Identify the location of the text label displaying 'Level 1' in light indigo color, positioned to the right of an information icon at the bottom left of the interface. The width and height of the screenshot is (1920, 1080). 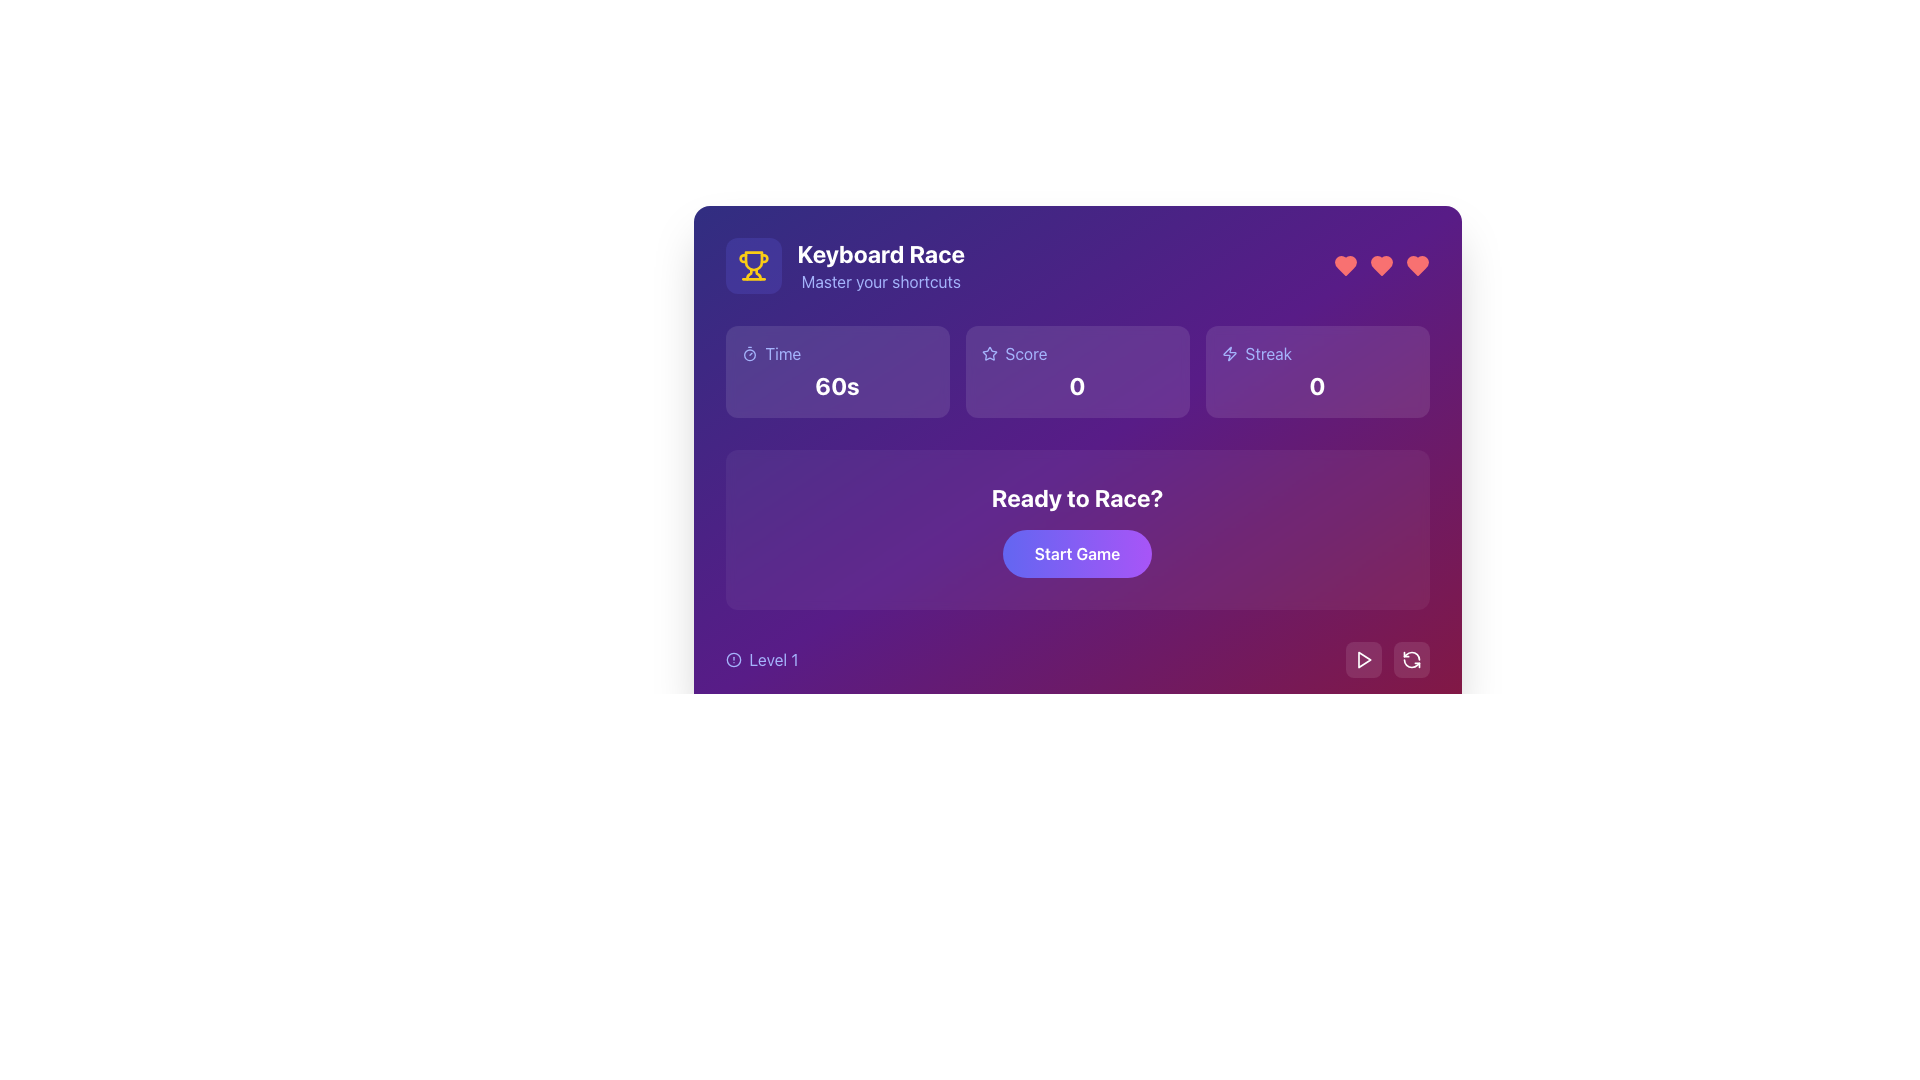
(772, 659).